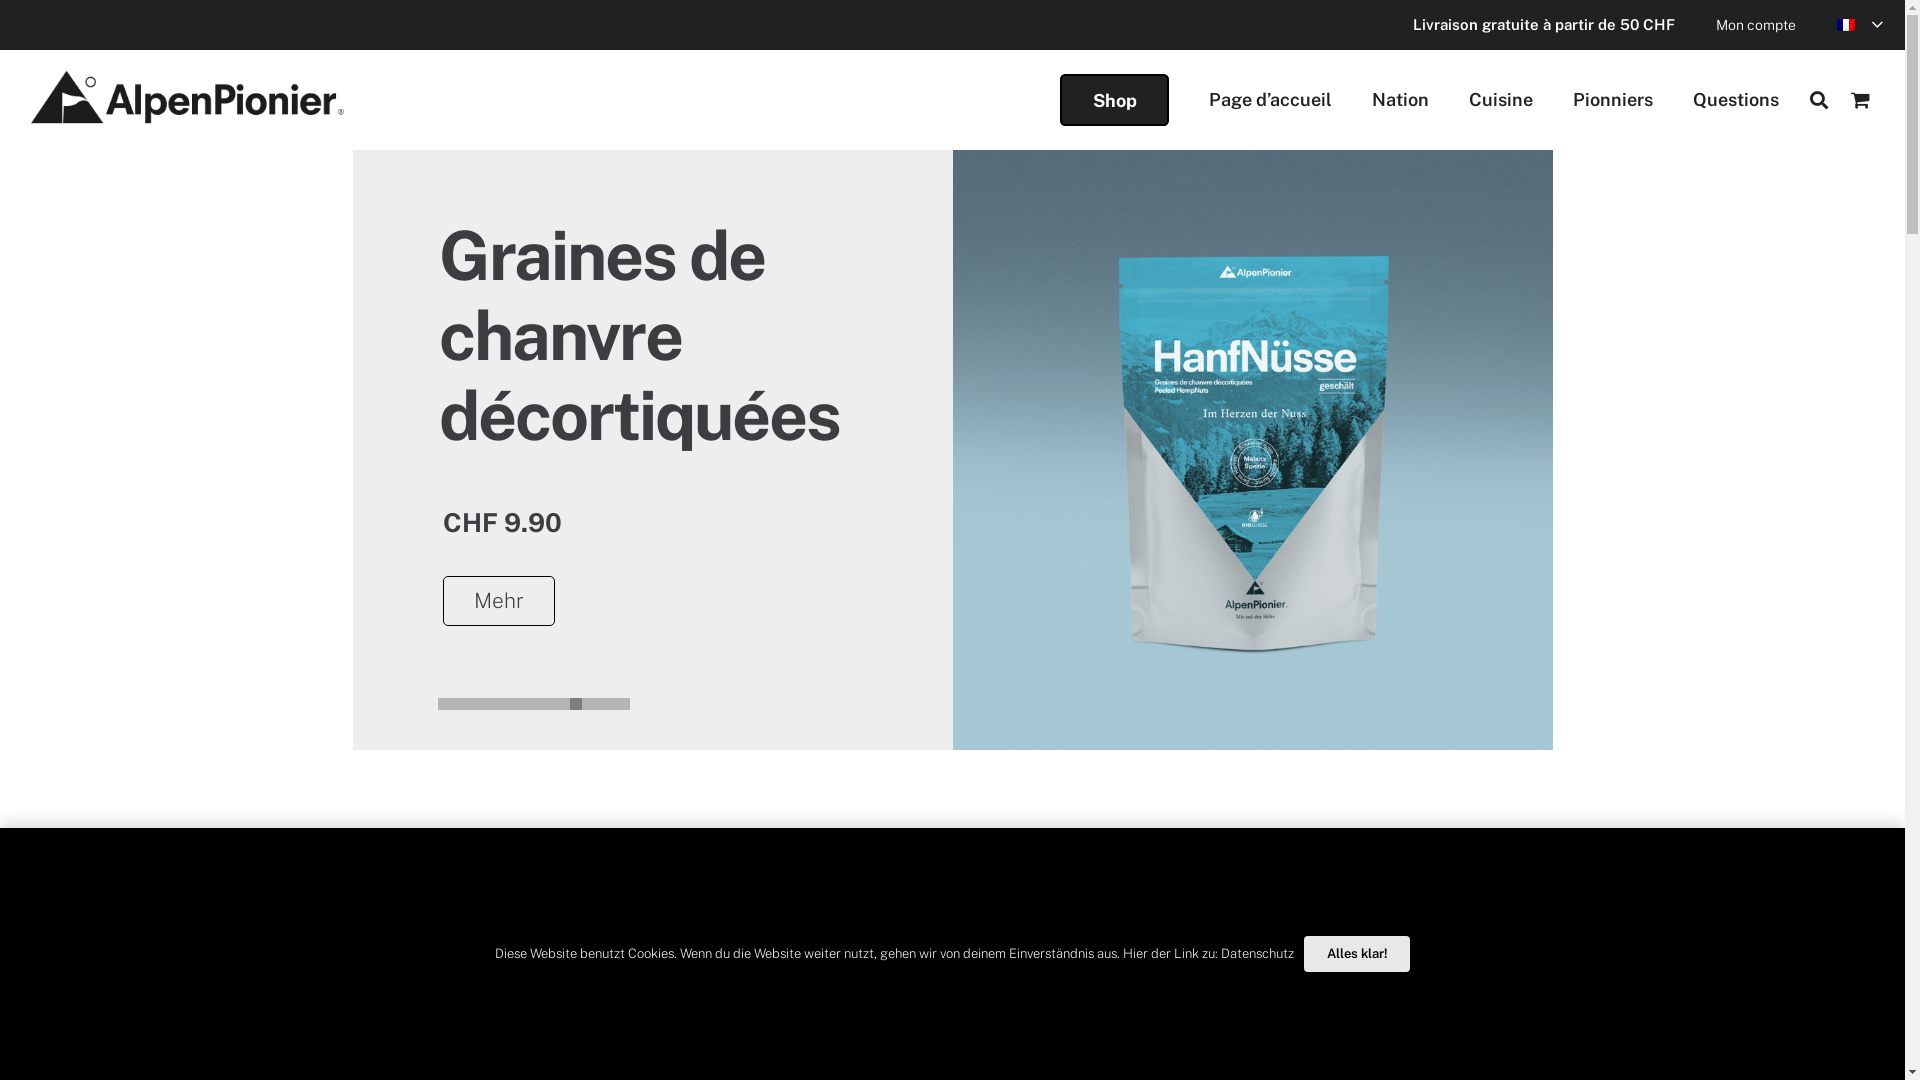 The width and height of the screenshot is (1920, 1080). Describe the element at coordinates (1113, 100) in the screenshot. I see `'Shop'` at that location.